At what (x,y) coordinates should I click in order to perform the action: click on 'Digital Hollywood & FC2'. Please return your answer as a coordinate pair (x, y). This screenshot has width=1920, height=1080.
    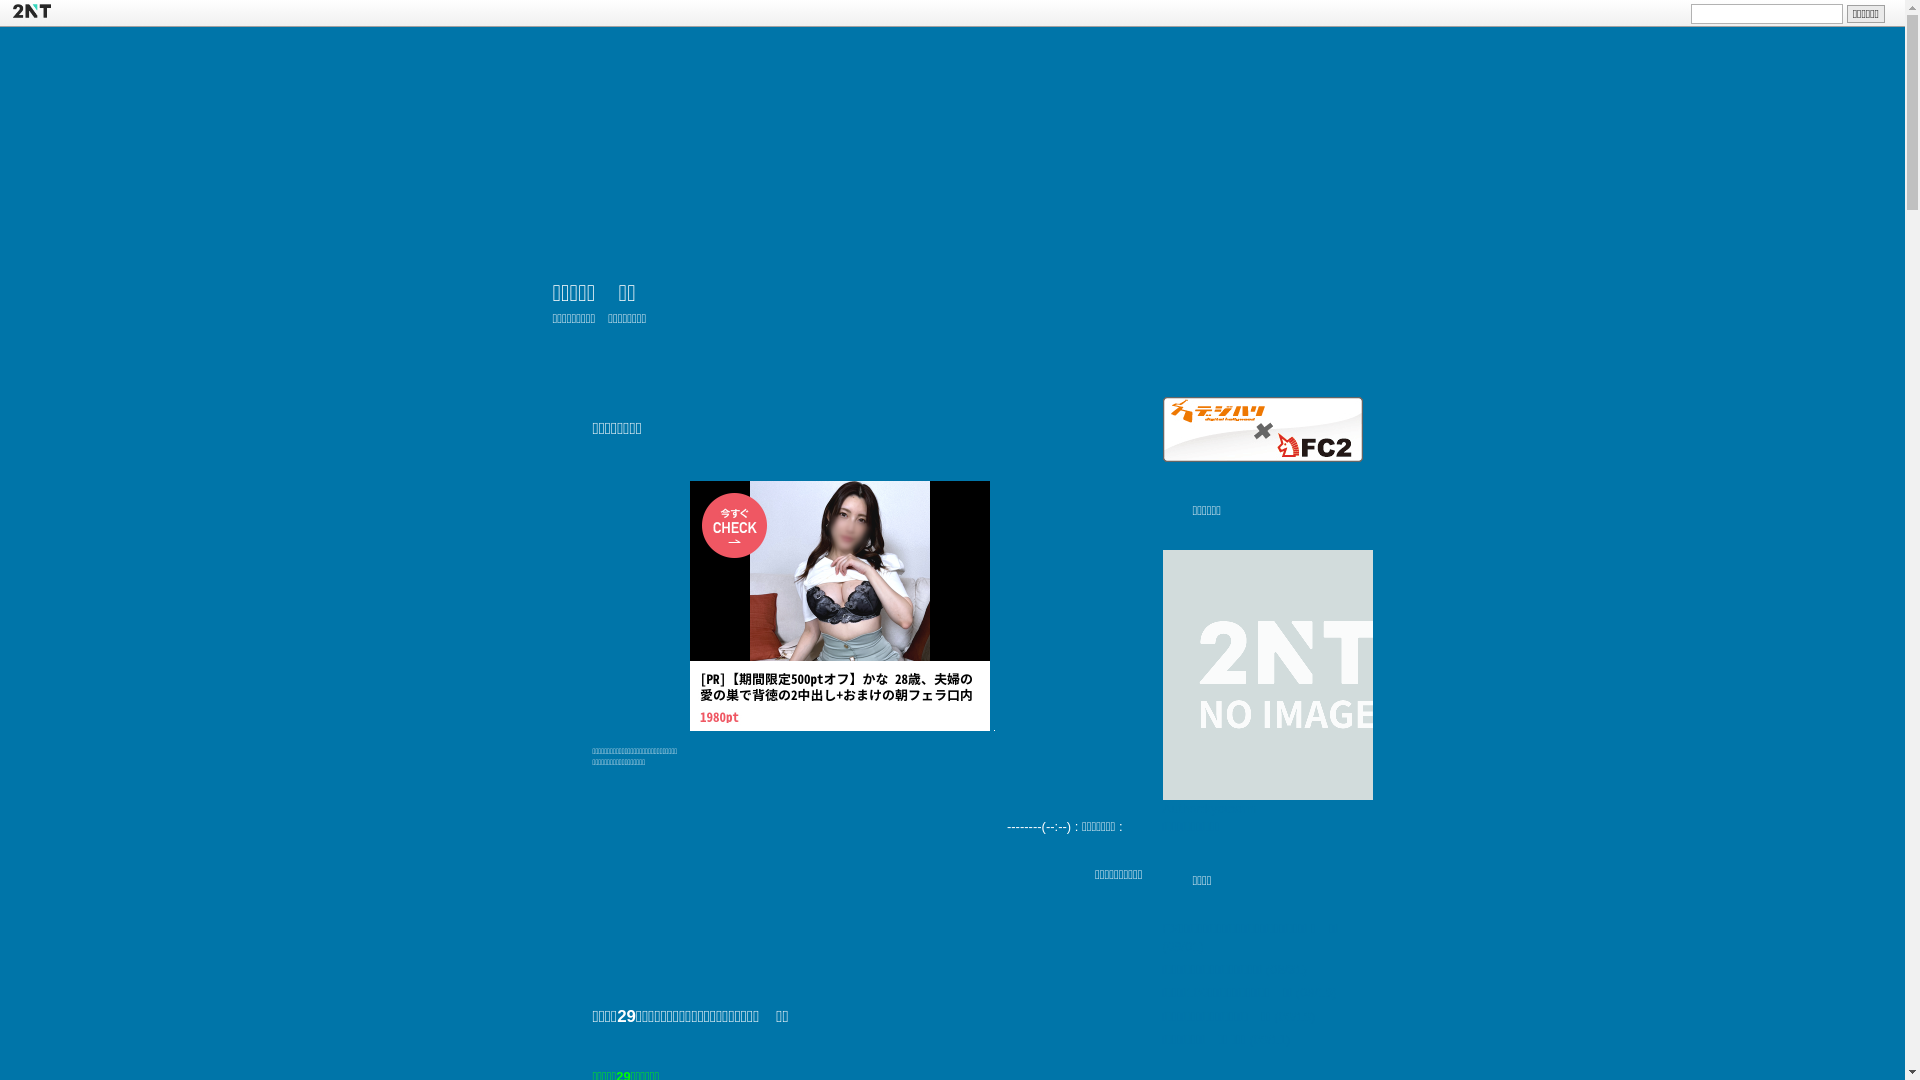
    Looking at the image, I should click on (1261, 428).